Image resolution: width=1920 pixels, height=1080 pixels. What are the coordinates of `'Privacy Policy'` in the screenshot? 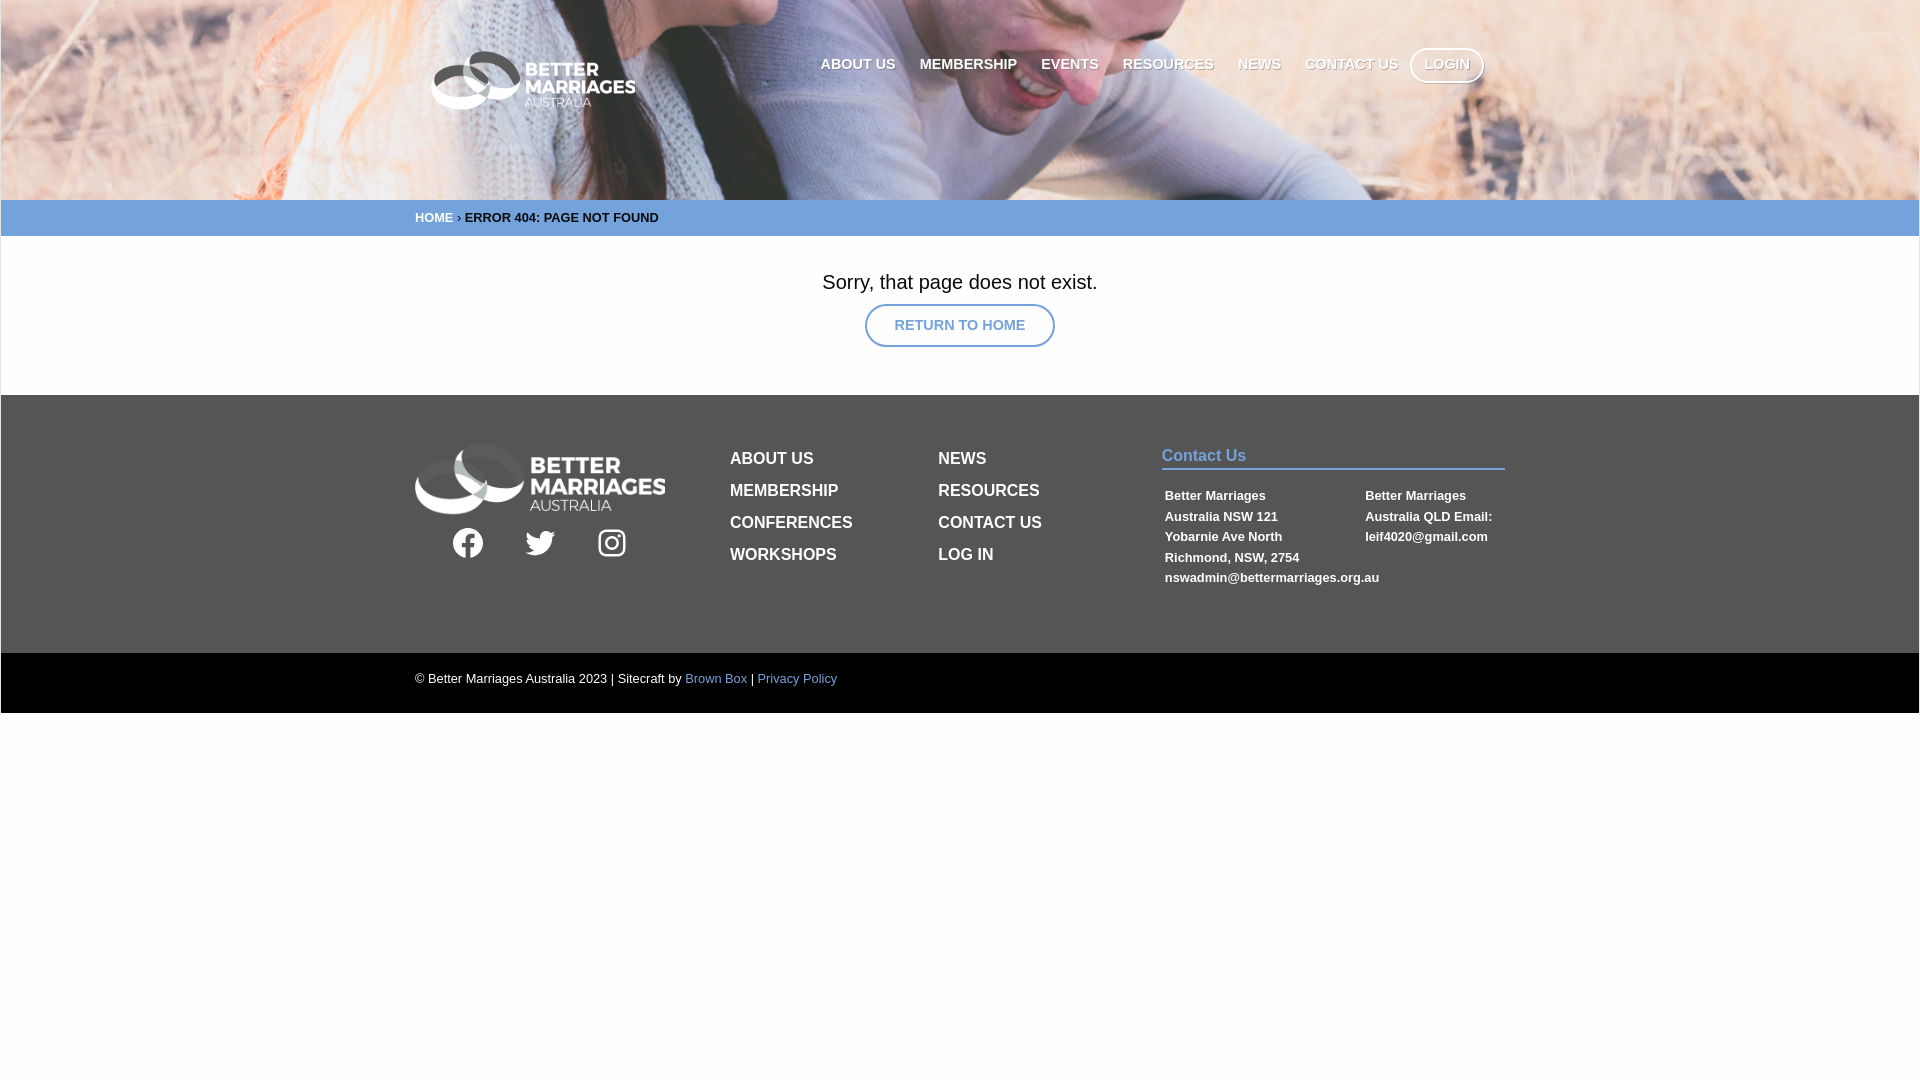 It's located at (796, 677).